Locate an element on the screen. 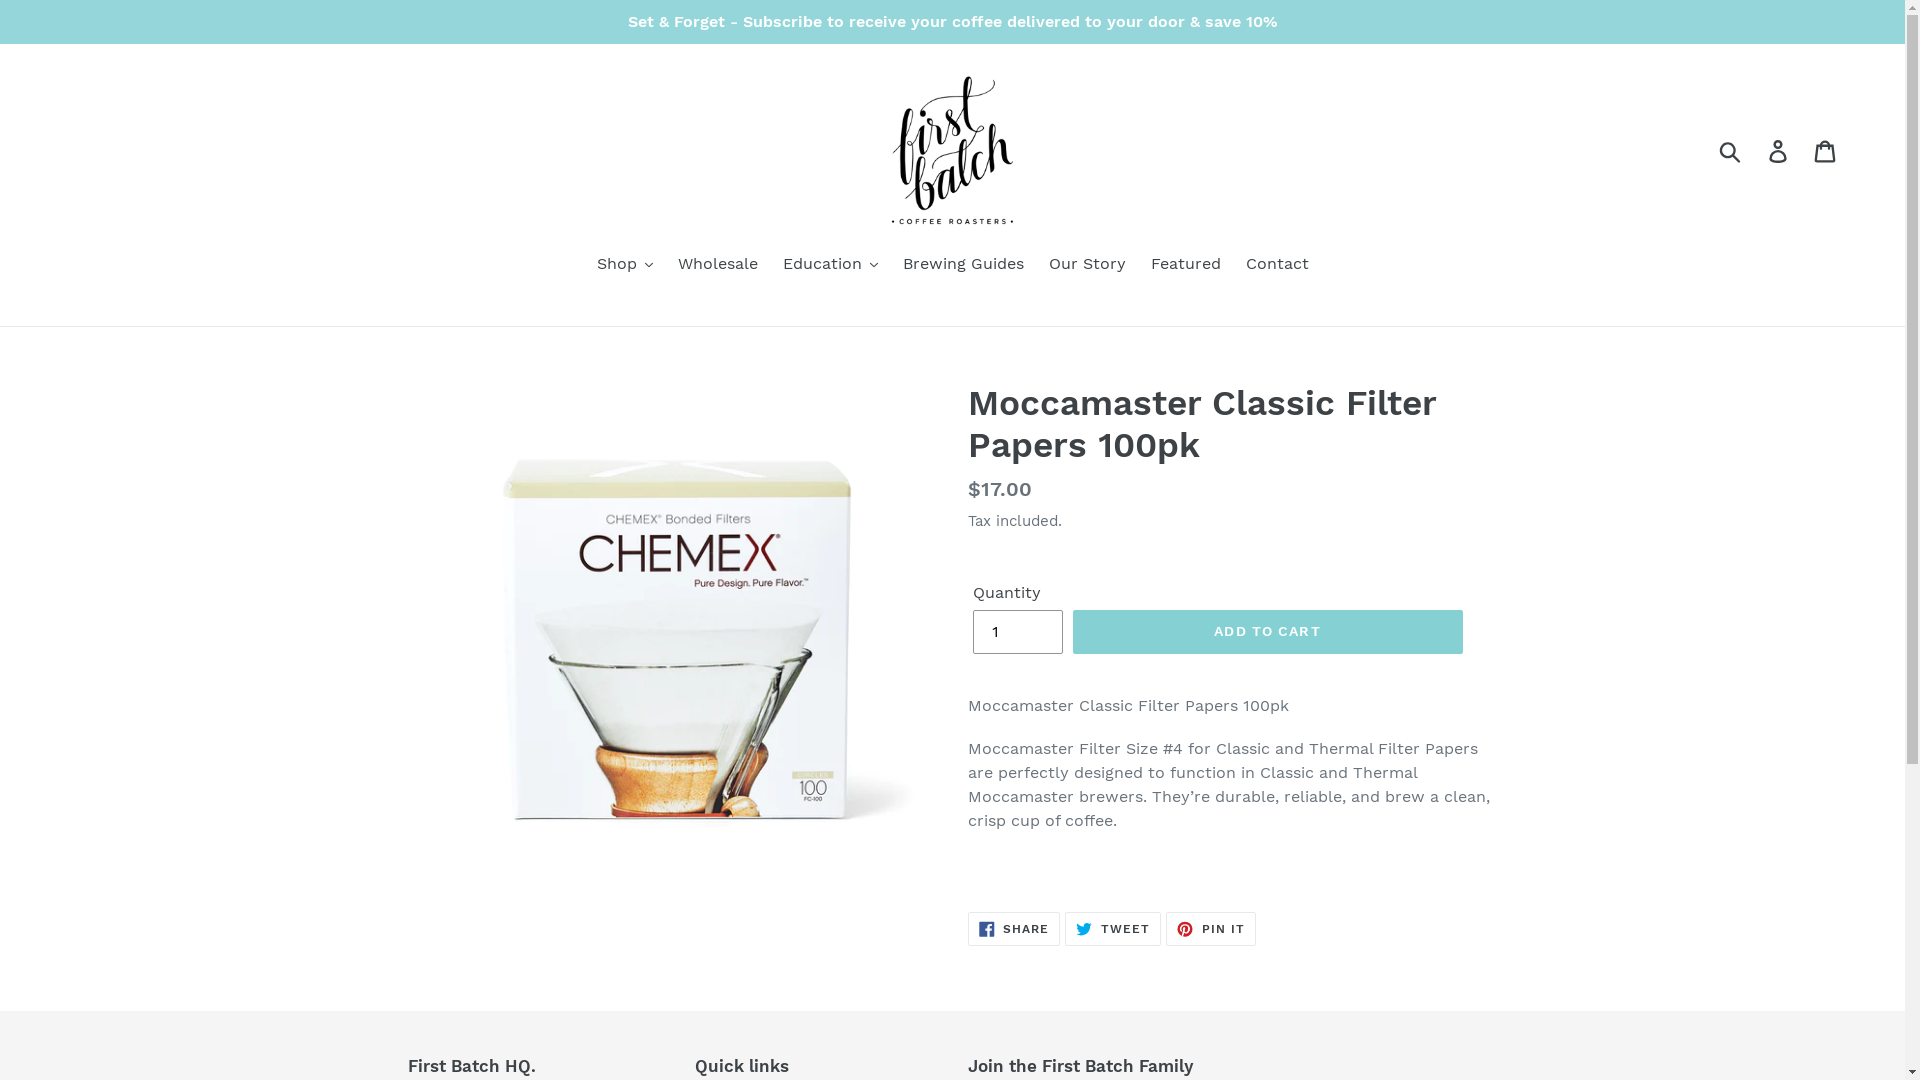 The width and height of the screenshot is (1920, 1080). 'ADD TO CART' is located at coordinates (1266, 632).